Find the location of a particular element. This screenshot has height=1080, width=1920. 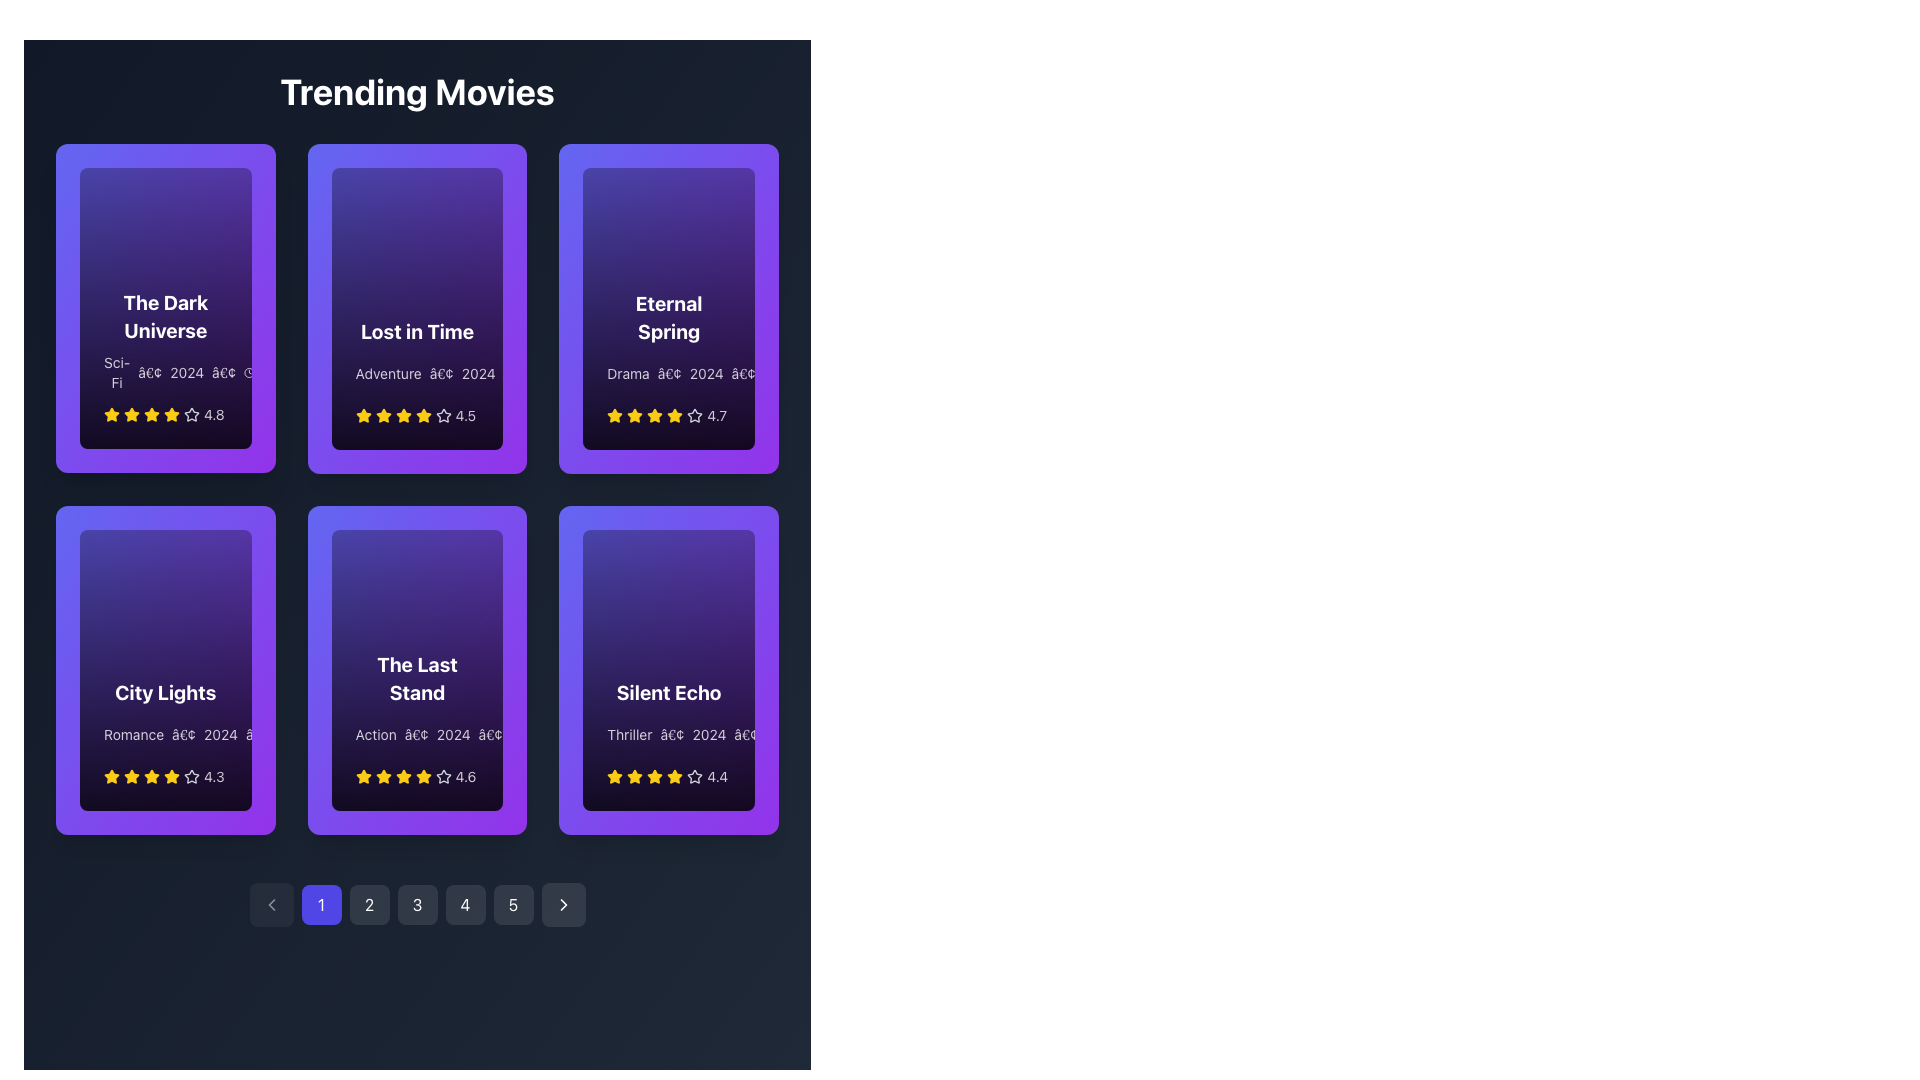

the sixth star-shaped icon in the rating section for the movie 'Silent Echo' is located at coordinates (695, 775).